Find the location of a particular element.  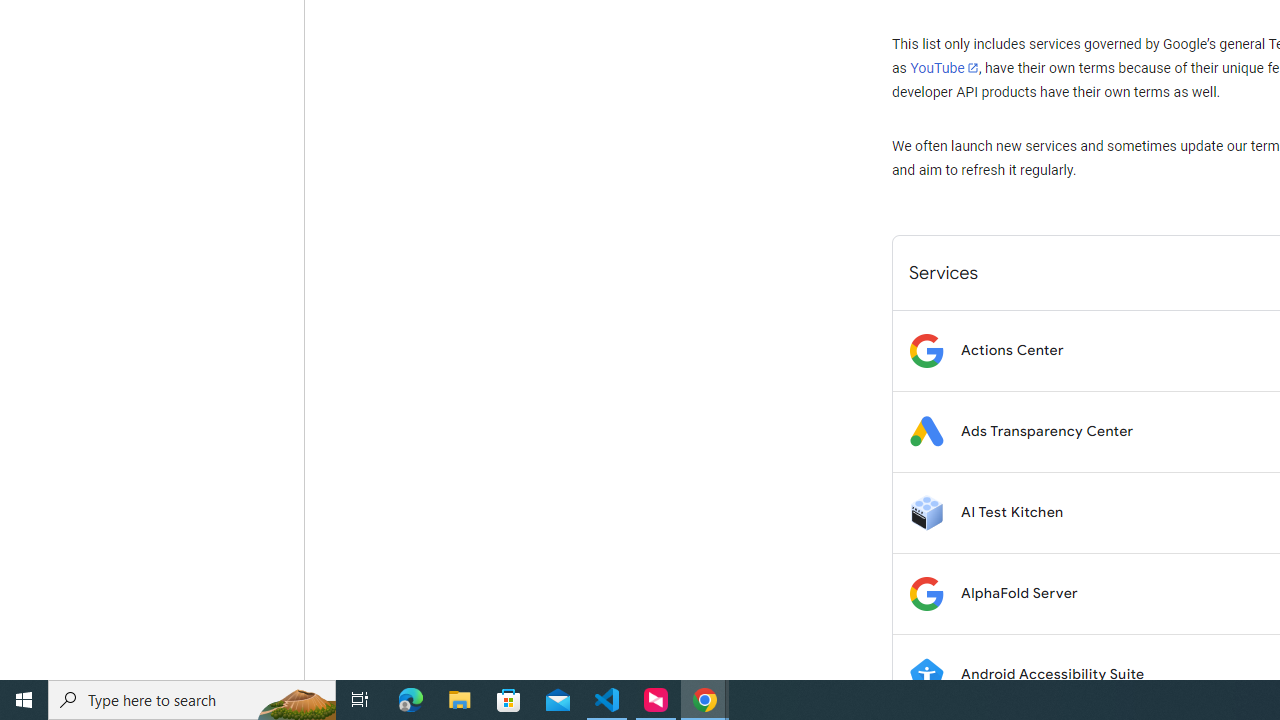

'YouTube' is located at coordinates (943, 67).